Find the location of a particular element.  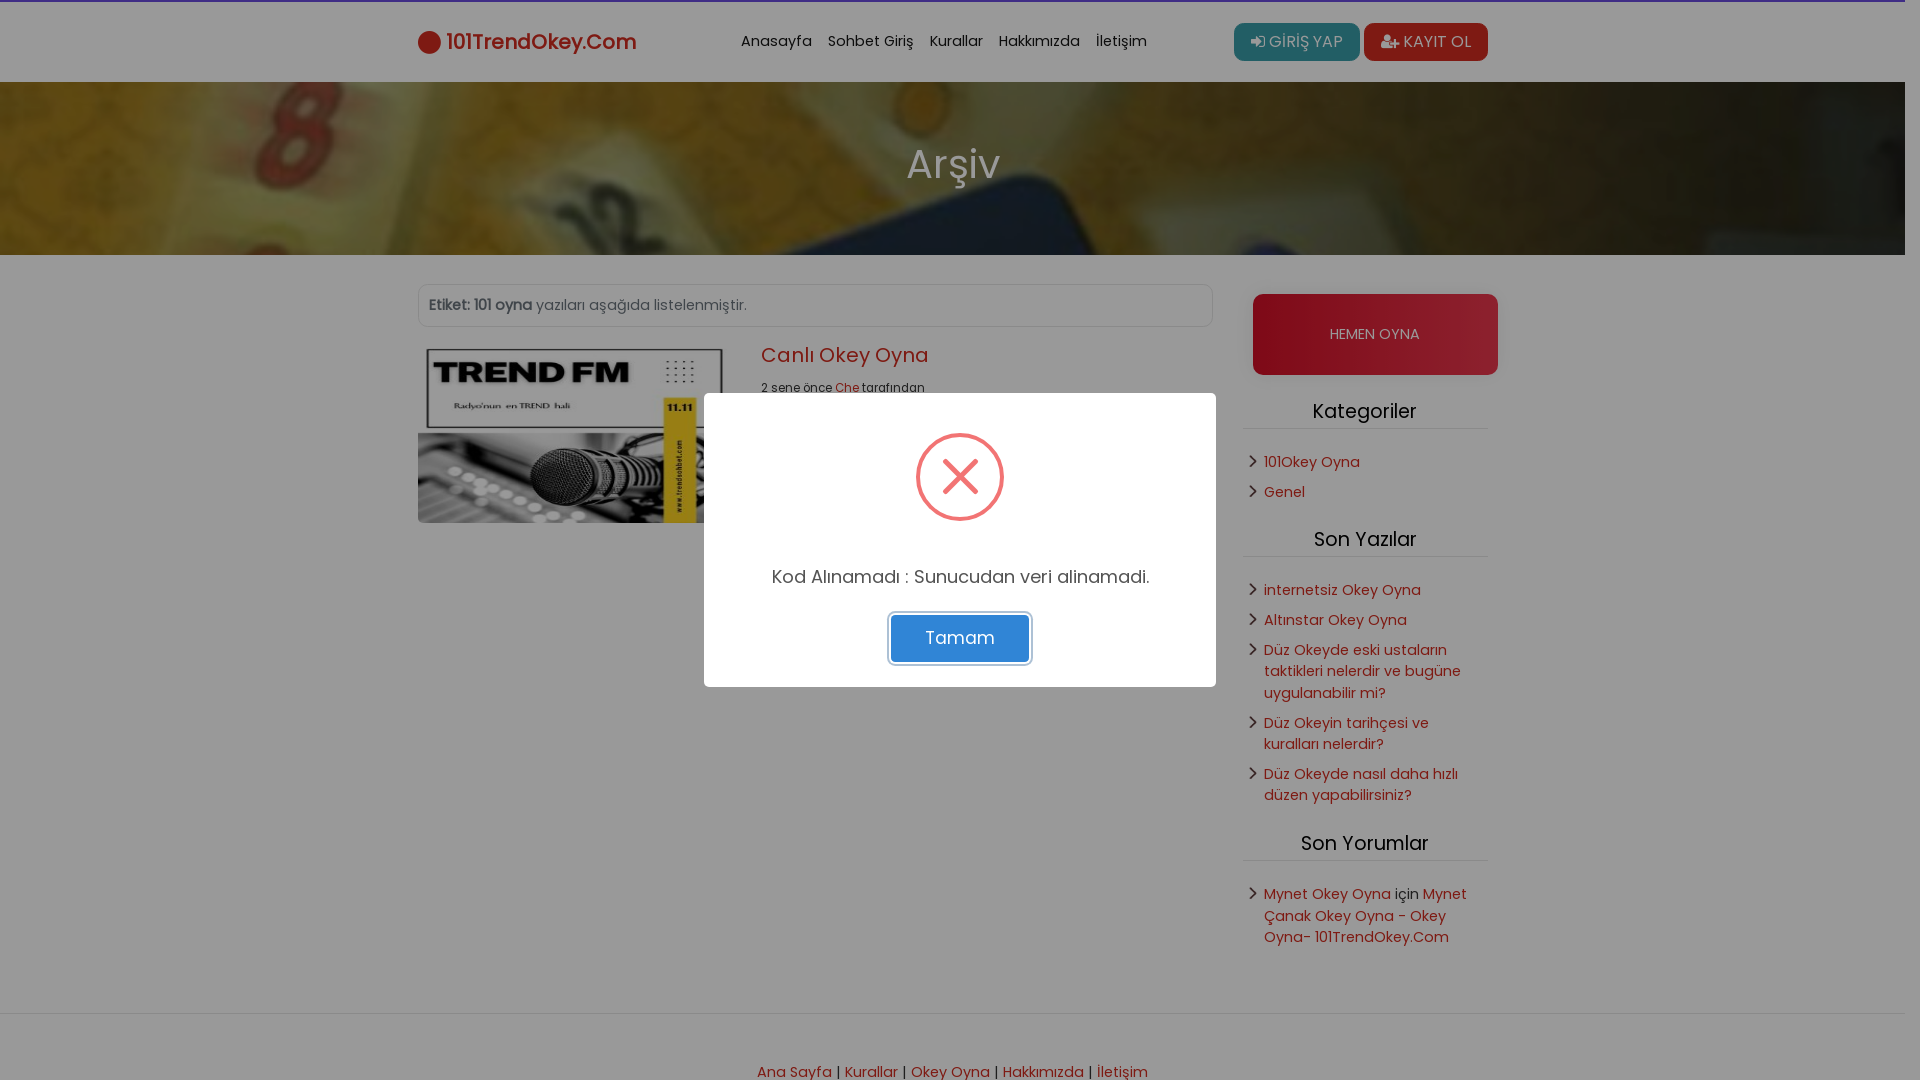

'Che' is located at coordinates (835, 388).